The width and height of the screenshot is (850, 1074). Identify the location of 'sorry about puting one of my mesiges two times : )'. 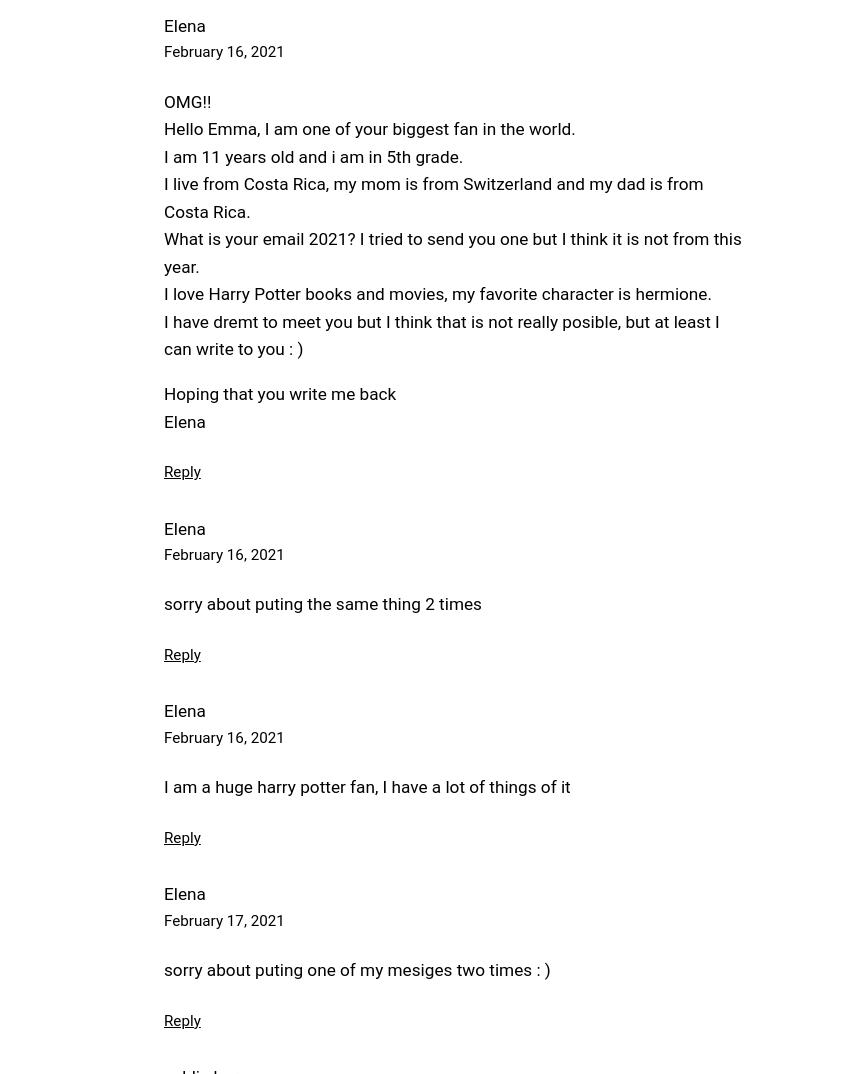
(356, 969).